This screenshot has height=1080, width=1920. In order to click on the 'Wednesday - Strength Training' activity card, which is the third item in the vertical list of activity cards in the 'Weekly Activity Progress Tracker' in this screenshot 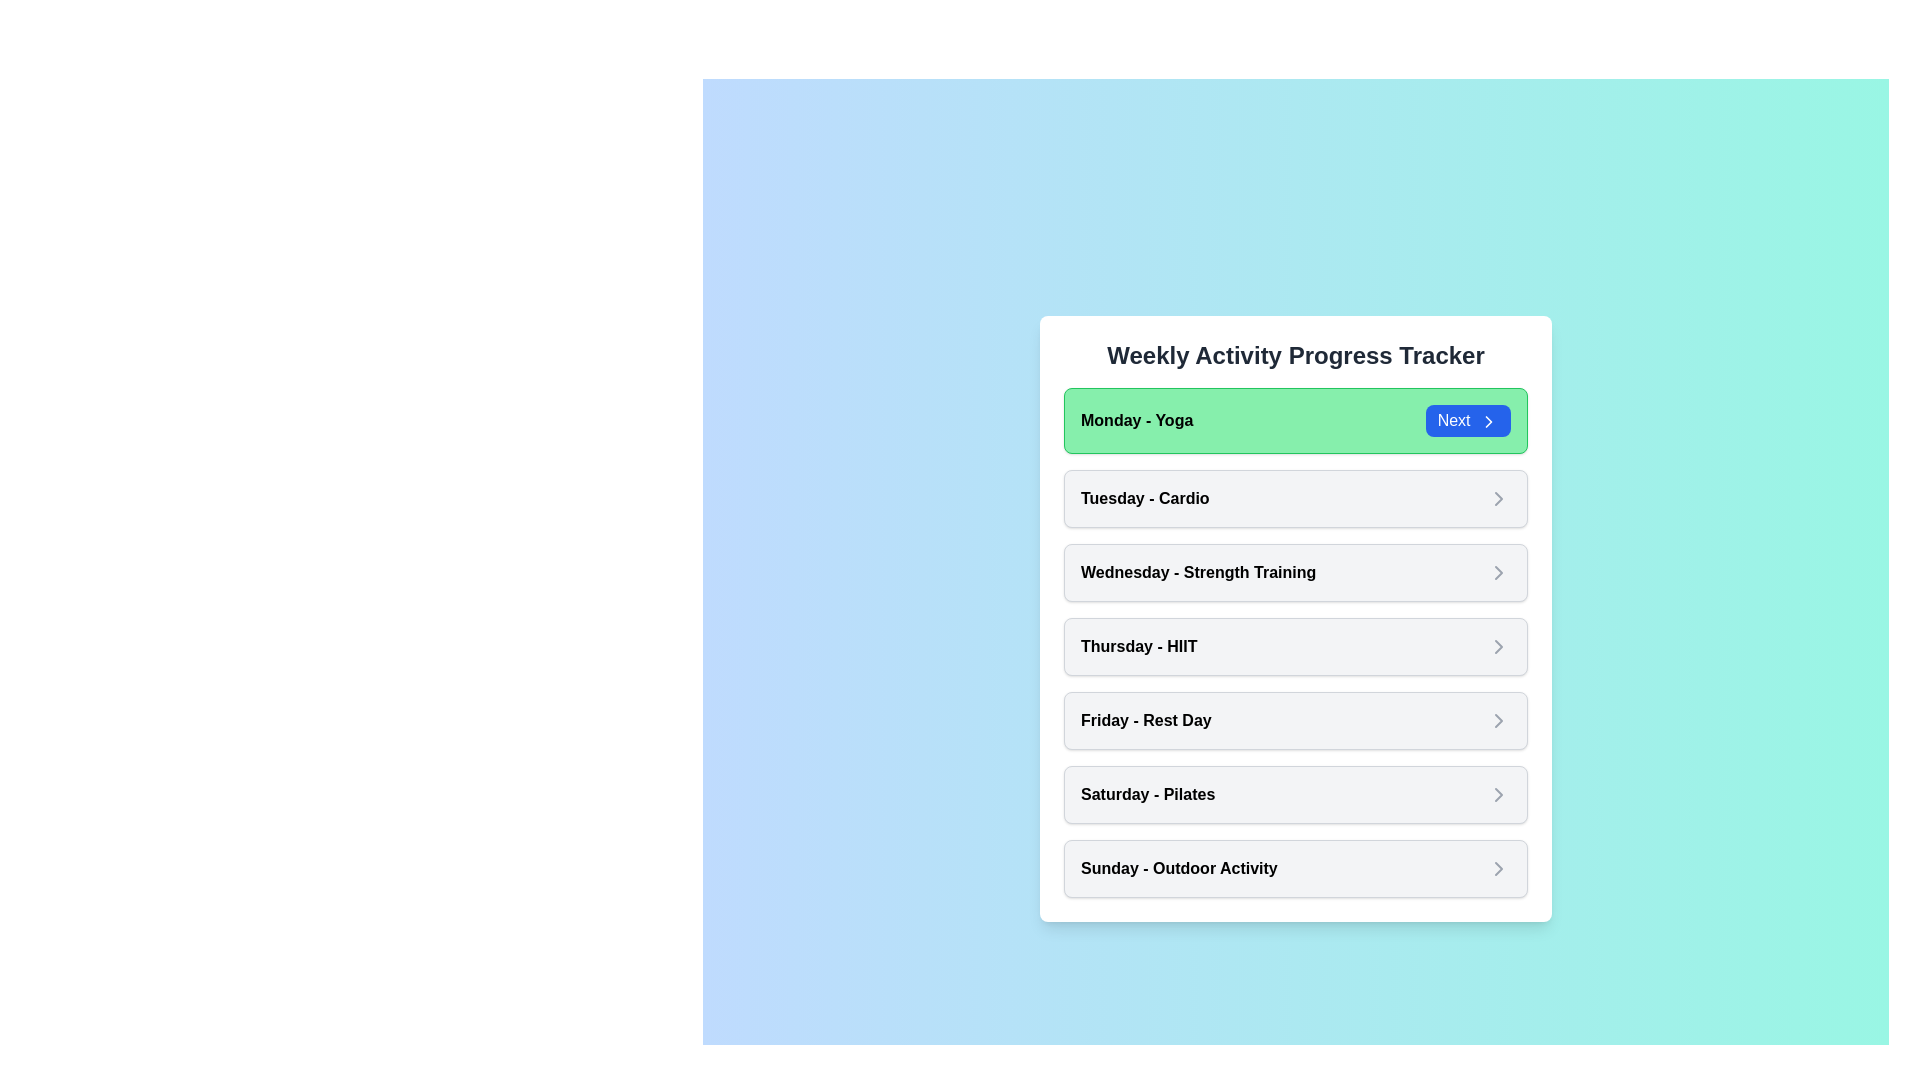, I will do `click(1296, 573)`.